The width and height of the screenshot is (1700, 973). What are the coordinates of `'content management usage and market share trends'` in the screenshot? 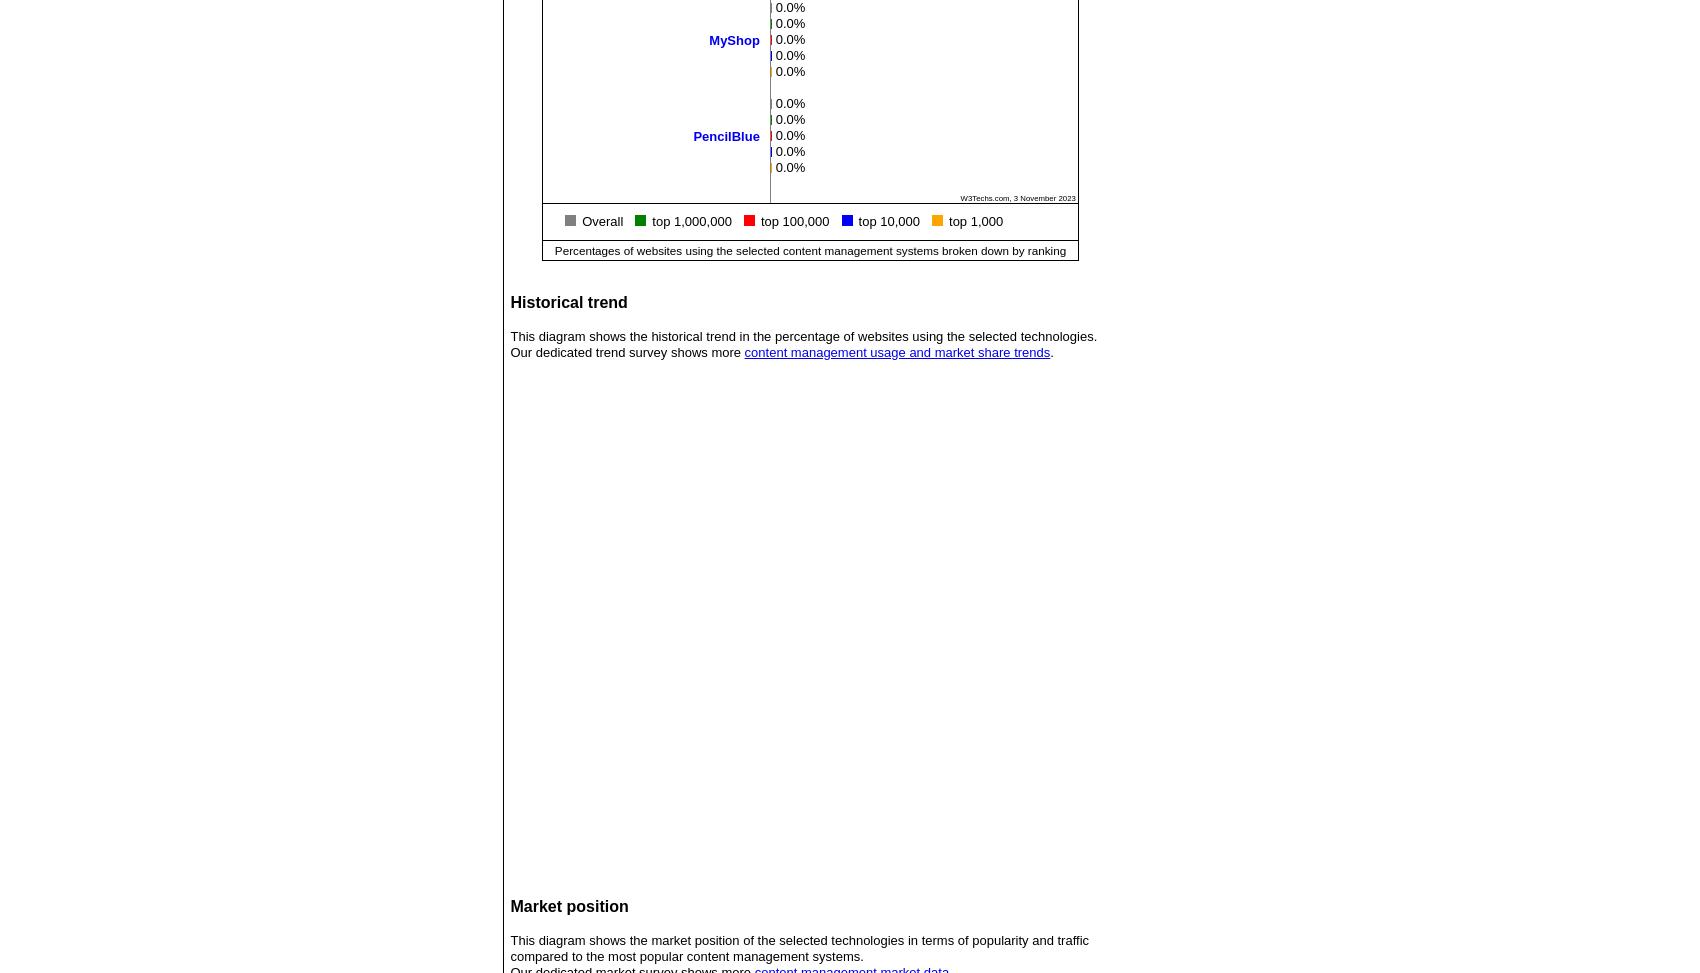 It's located at (896, 351).